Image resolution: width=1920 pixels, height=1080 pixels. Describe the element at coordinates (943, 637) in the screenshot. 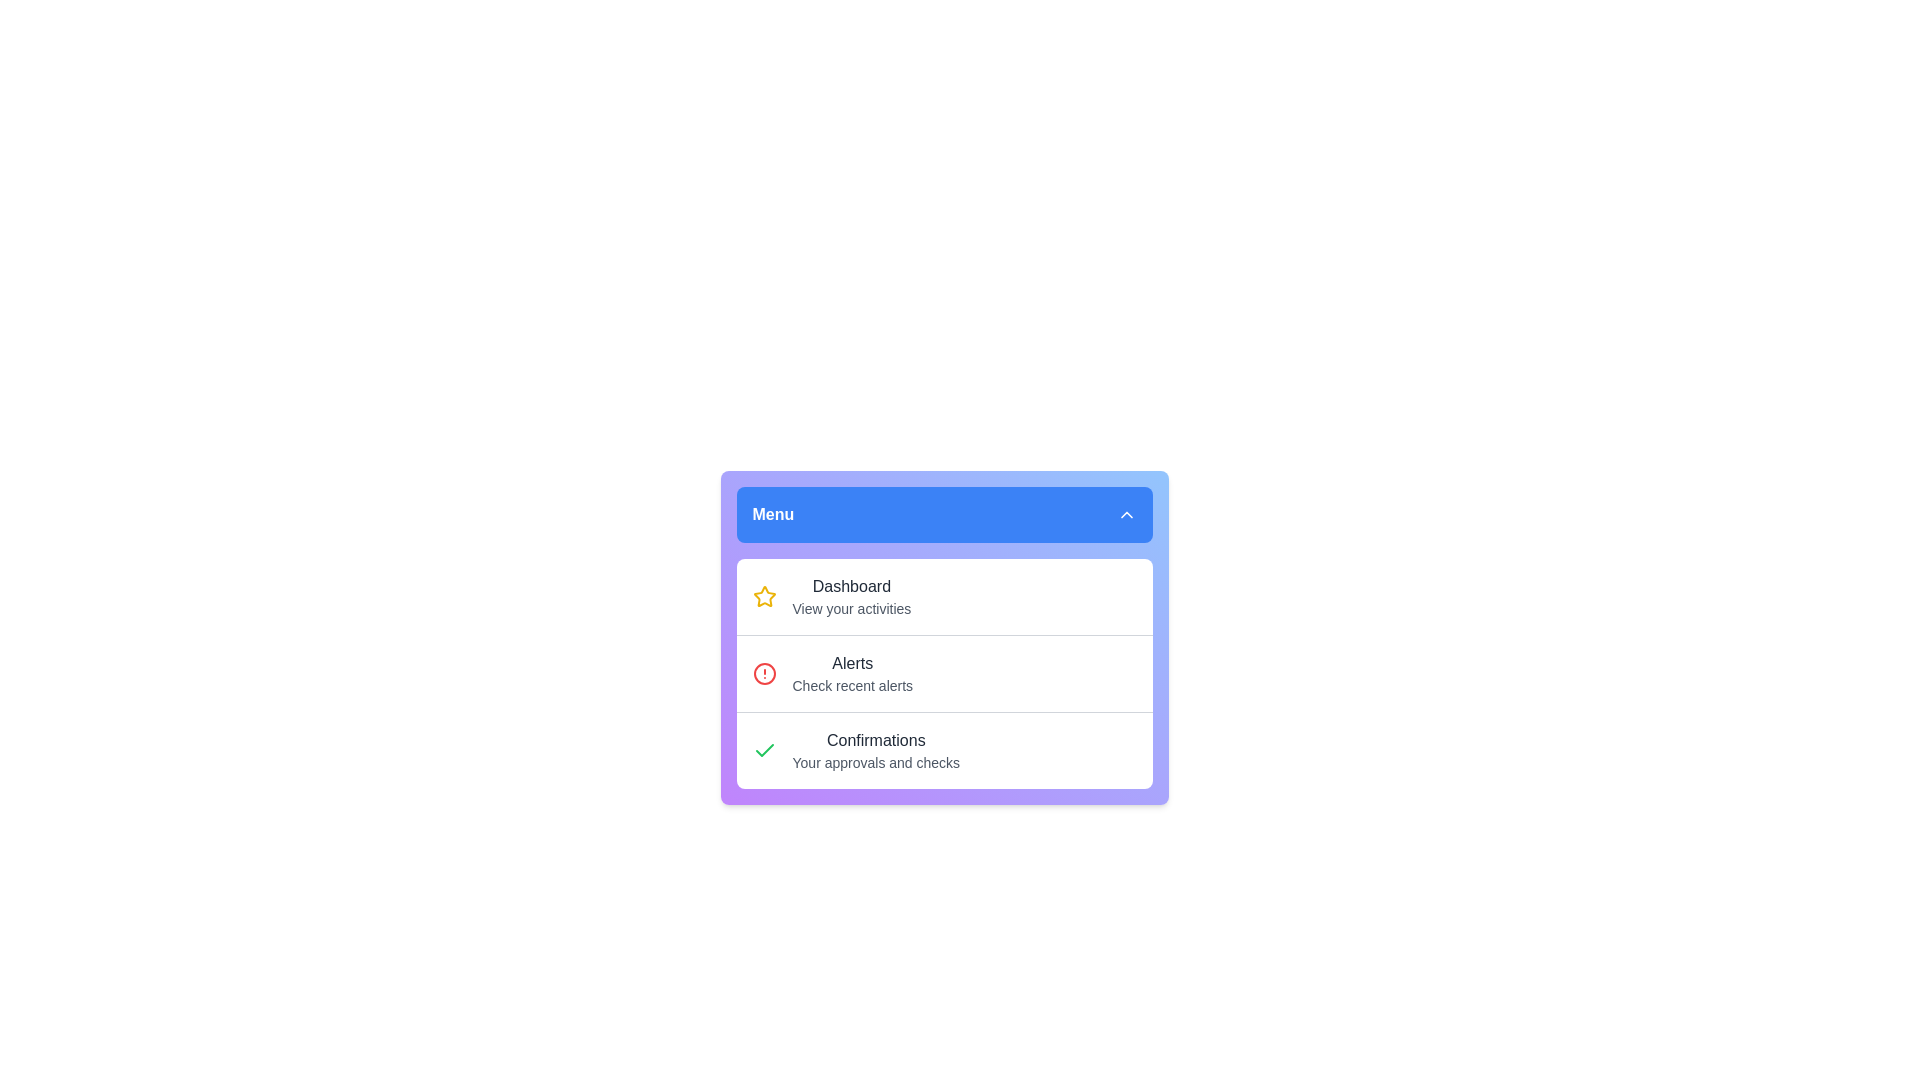

I see `the 'Alerts' list item within the menu component, which is styled with a gradient background and contains informational sections labeled 'Dashboard', 'Alerts', and 'Confirmations'` at that location.